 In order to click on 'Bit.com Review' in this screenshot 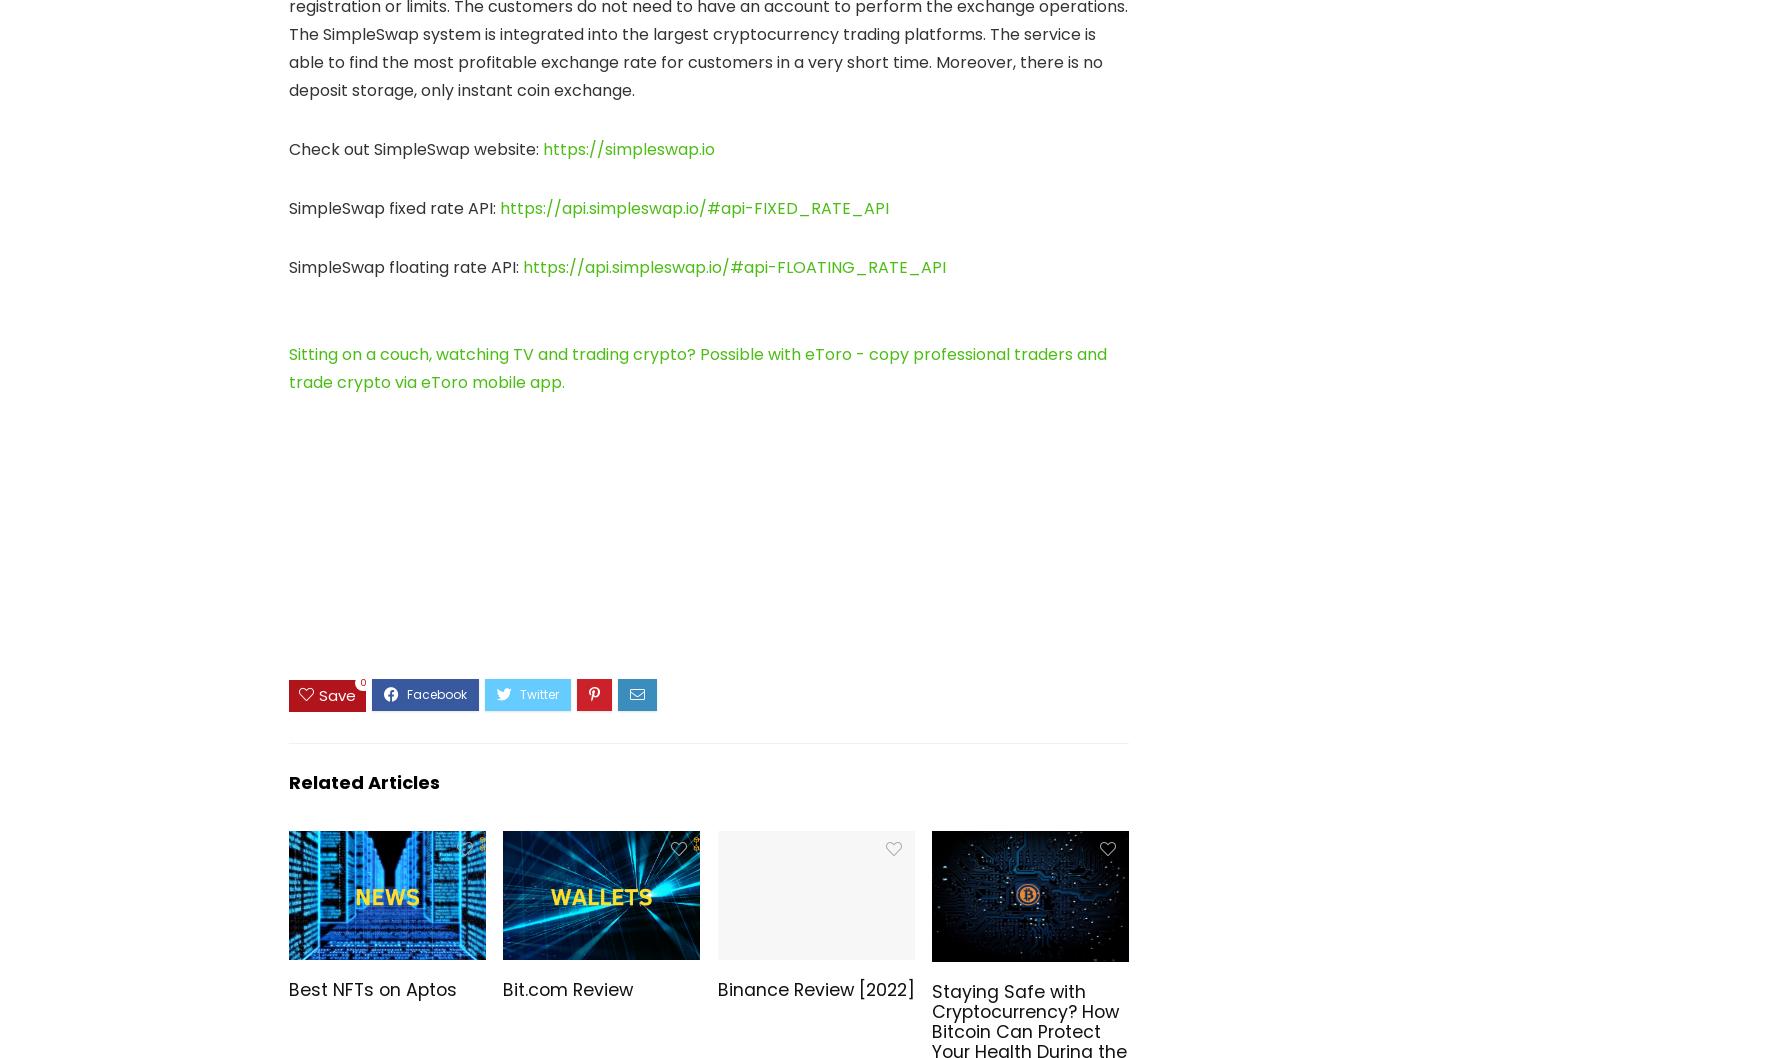, I will do `click(568, 988)`.